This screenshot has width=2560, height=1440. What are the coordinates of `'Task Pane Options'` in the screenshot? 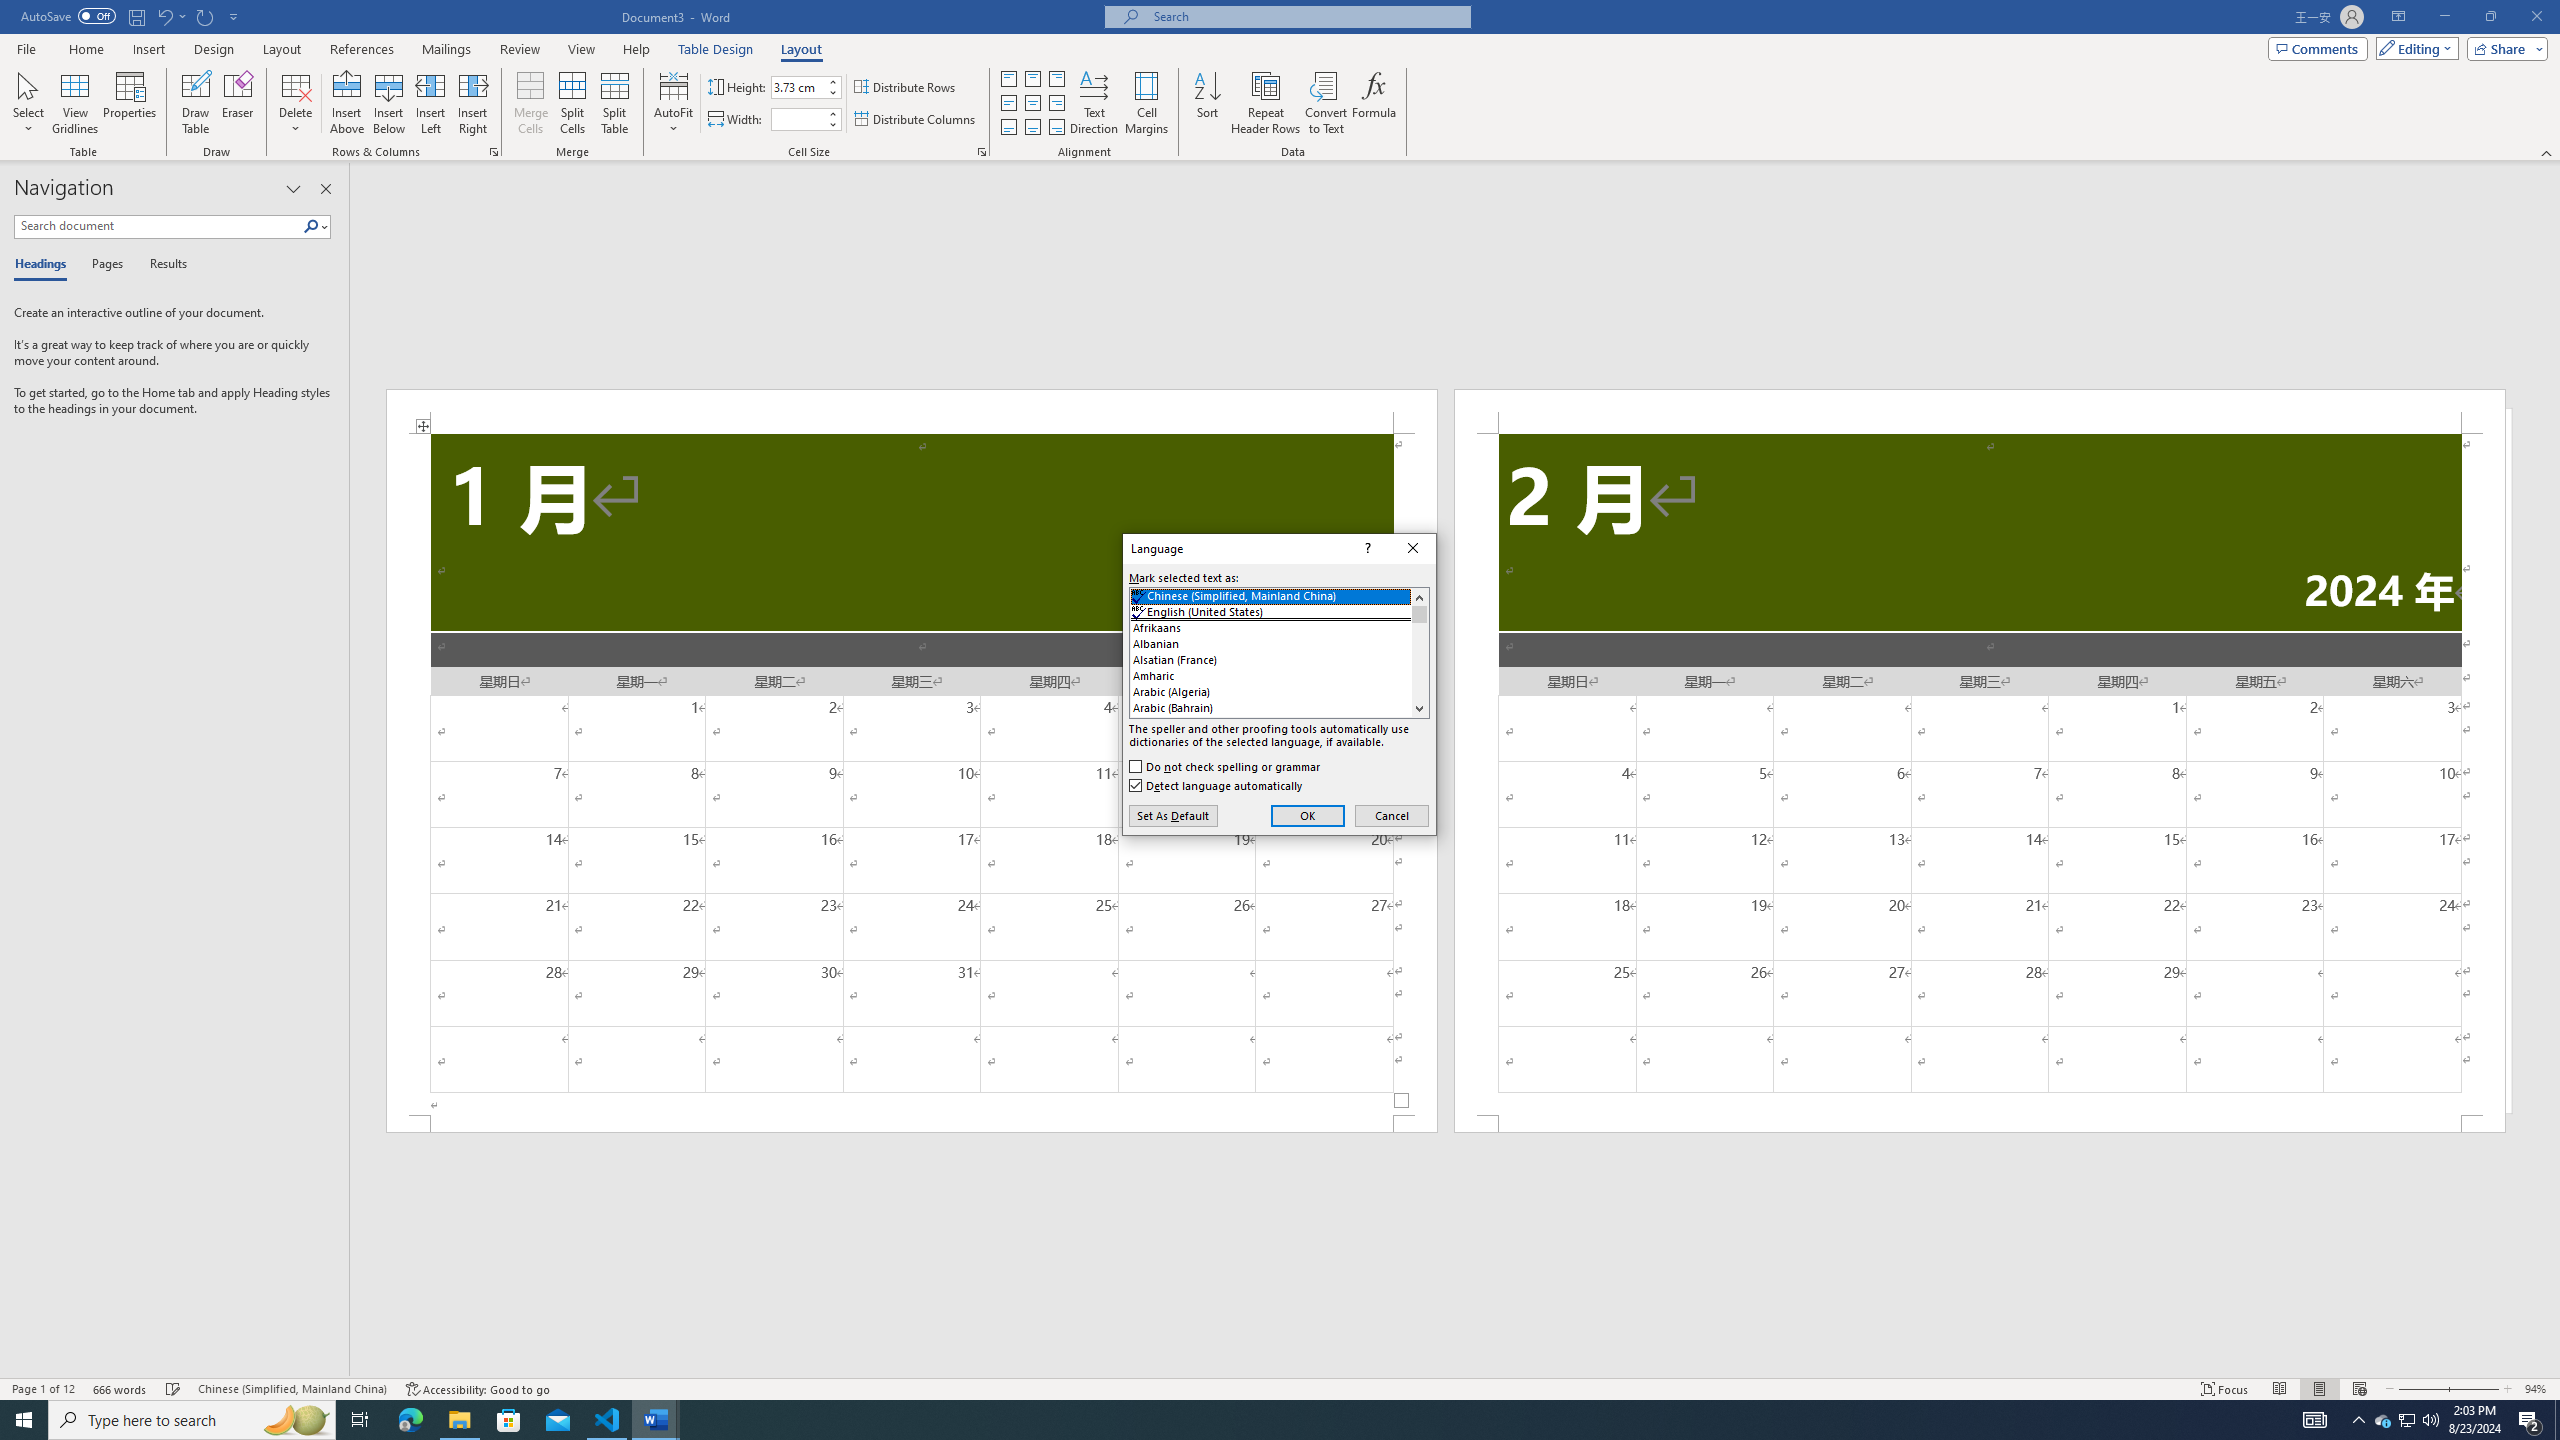 It's located at (293, 188).